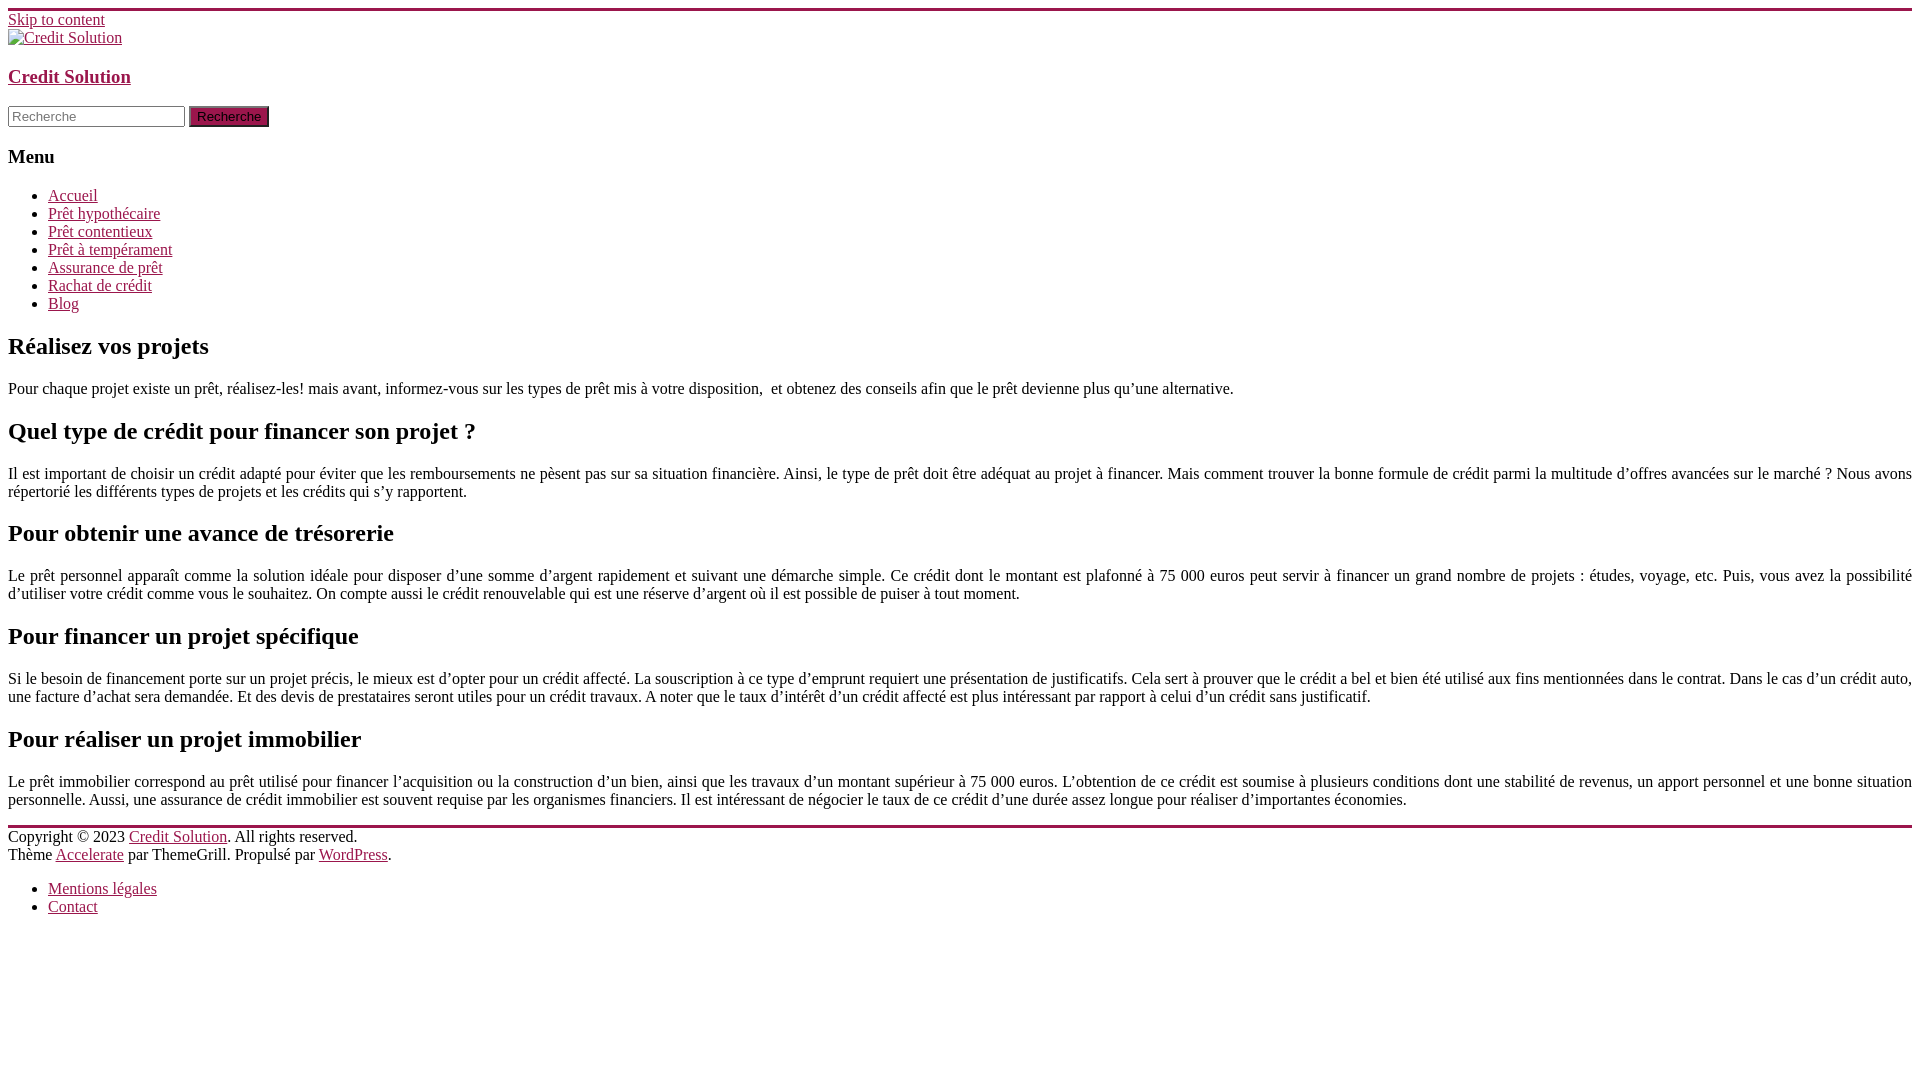 The image size is (1920, 1080). I want to click on 'Accueil', so click(72, 195).